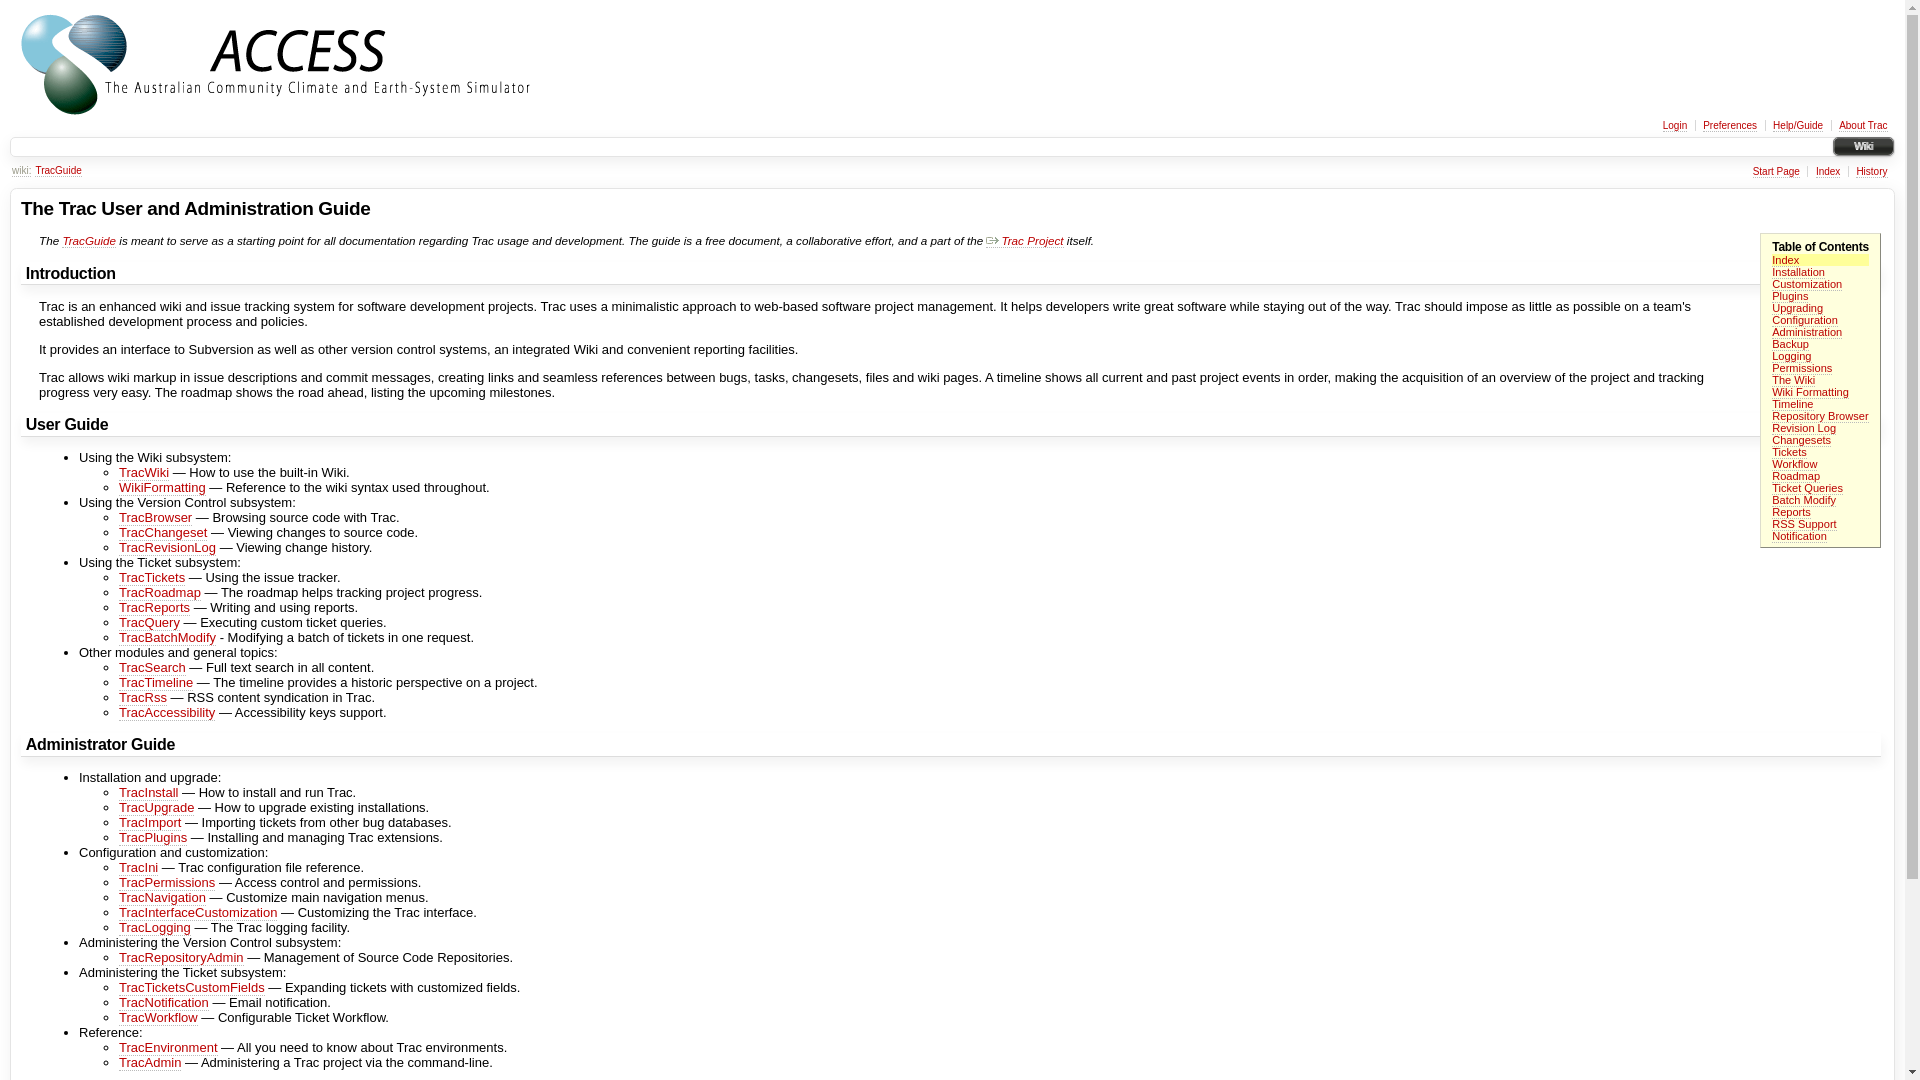  What do you see at coordinates (1771, 259) in the screenshot?
I see `'Index'` at bounding box center [1771, 259].